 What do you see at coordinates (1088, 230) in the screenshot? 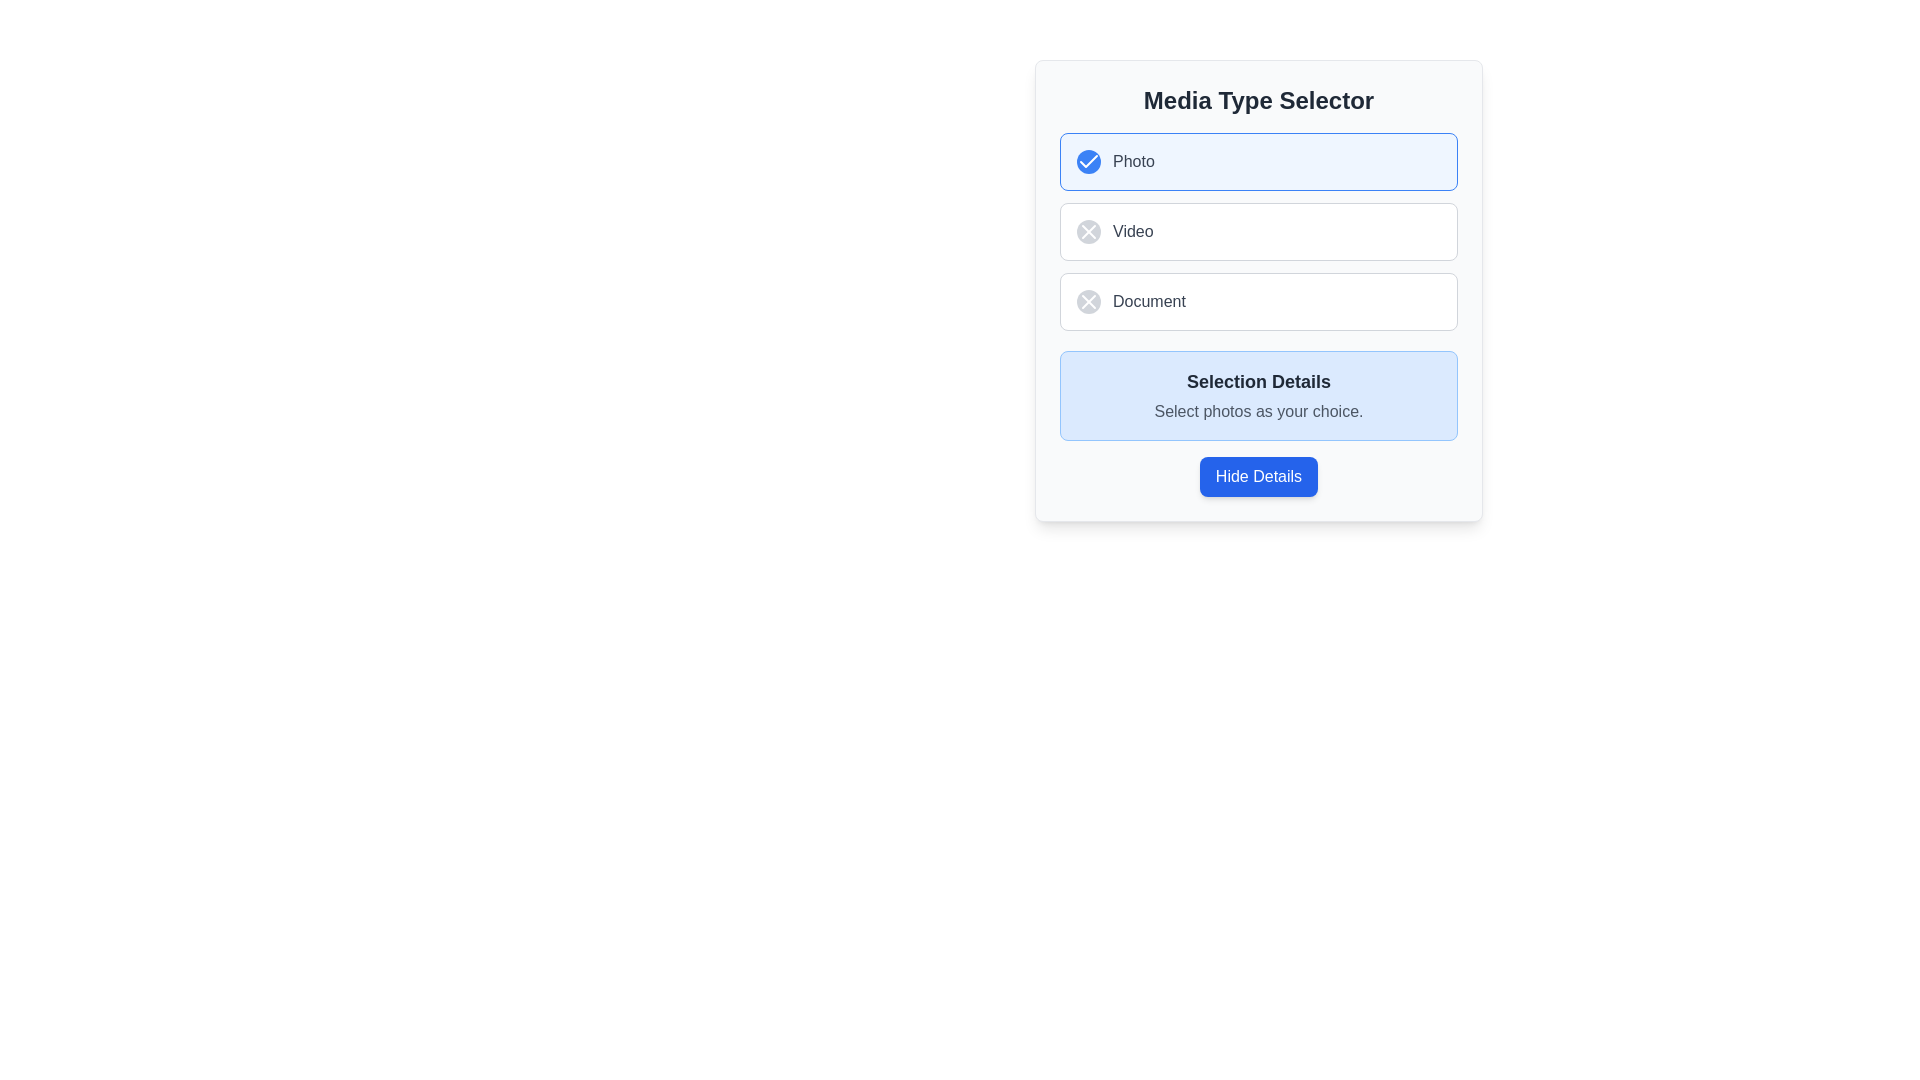
I see `the icon representing an unselected or disabled state in the top-right of the 'Video' selection row` at bounding box center [1088, 230].